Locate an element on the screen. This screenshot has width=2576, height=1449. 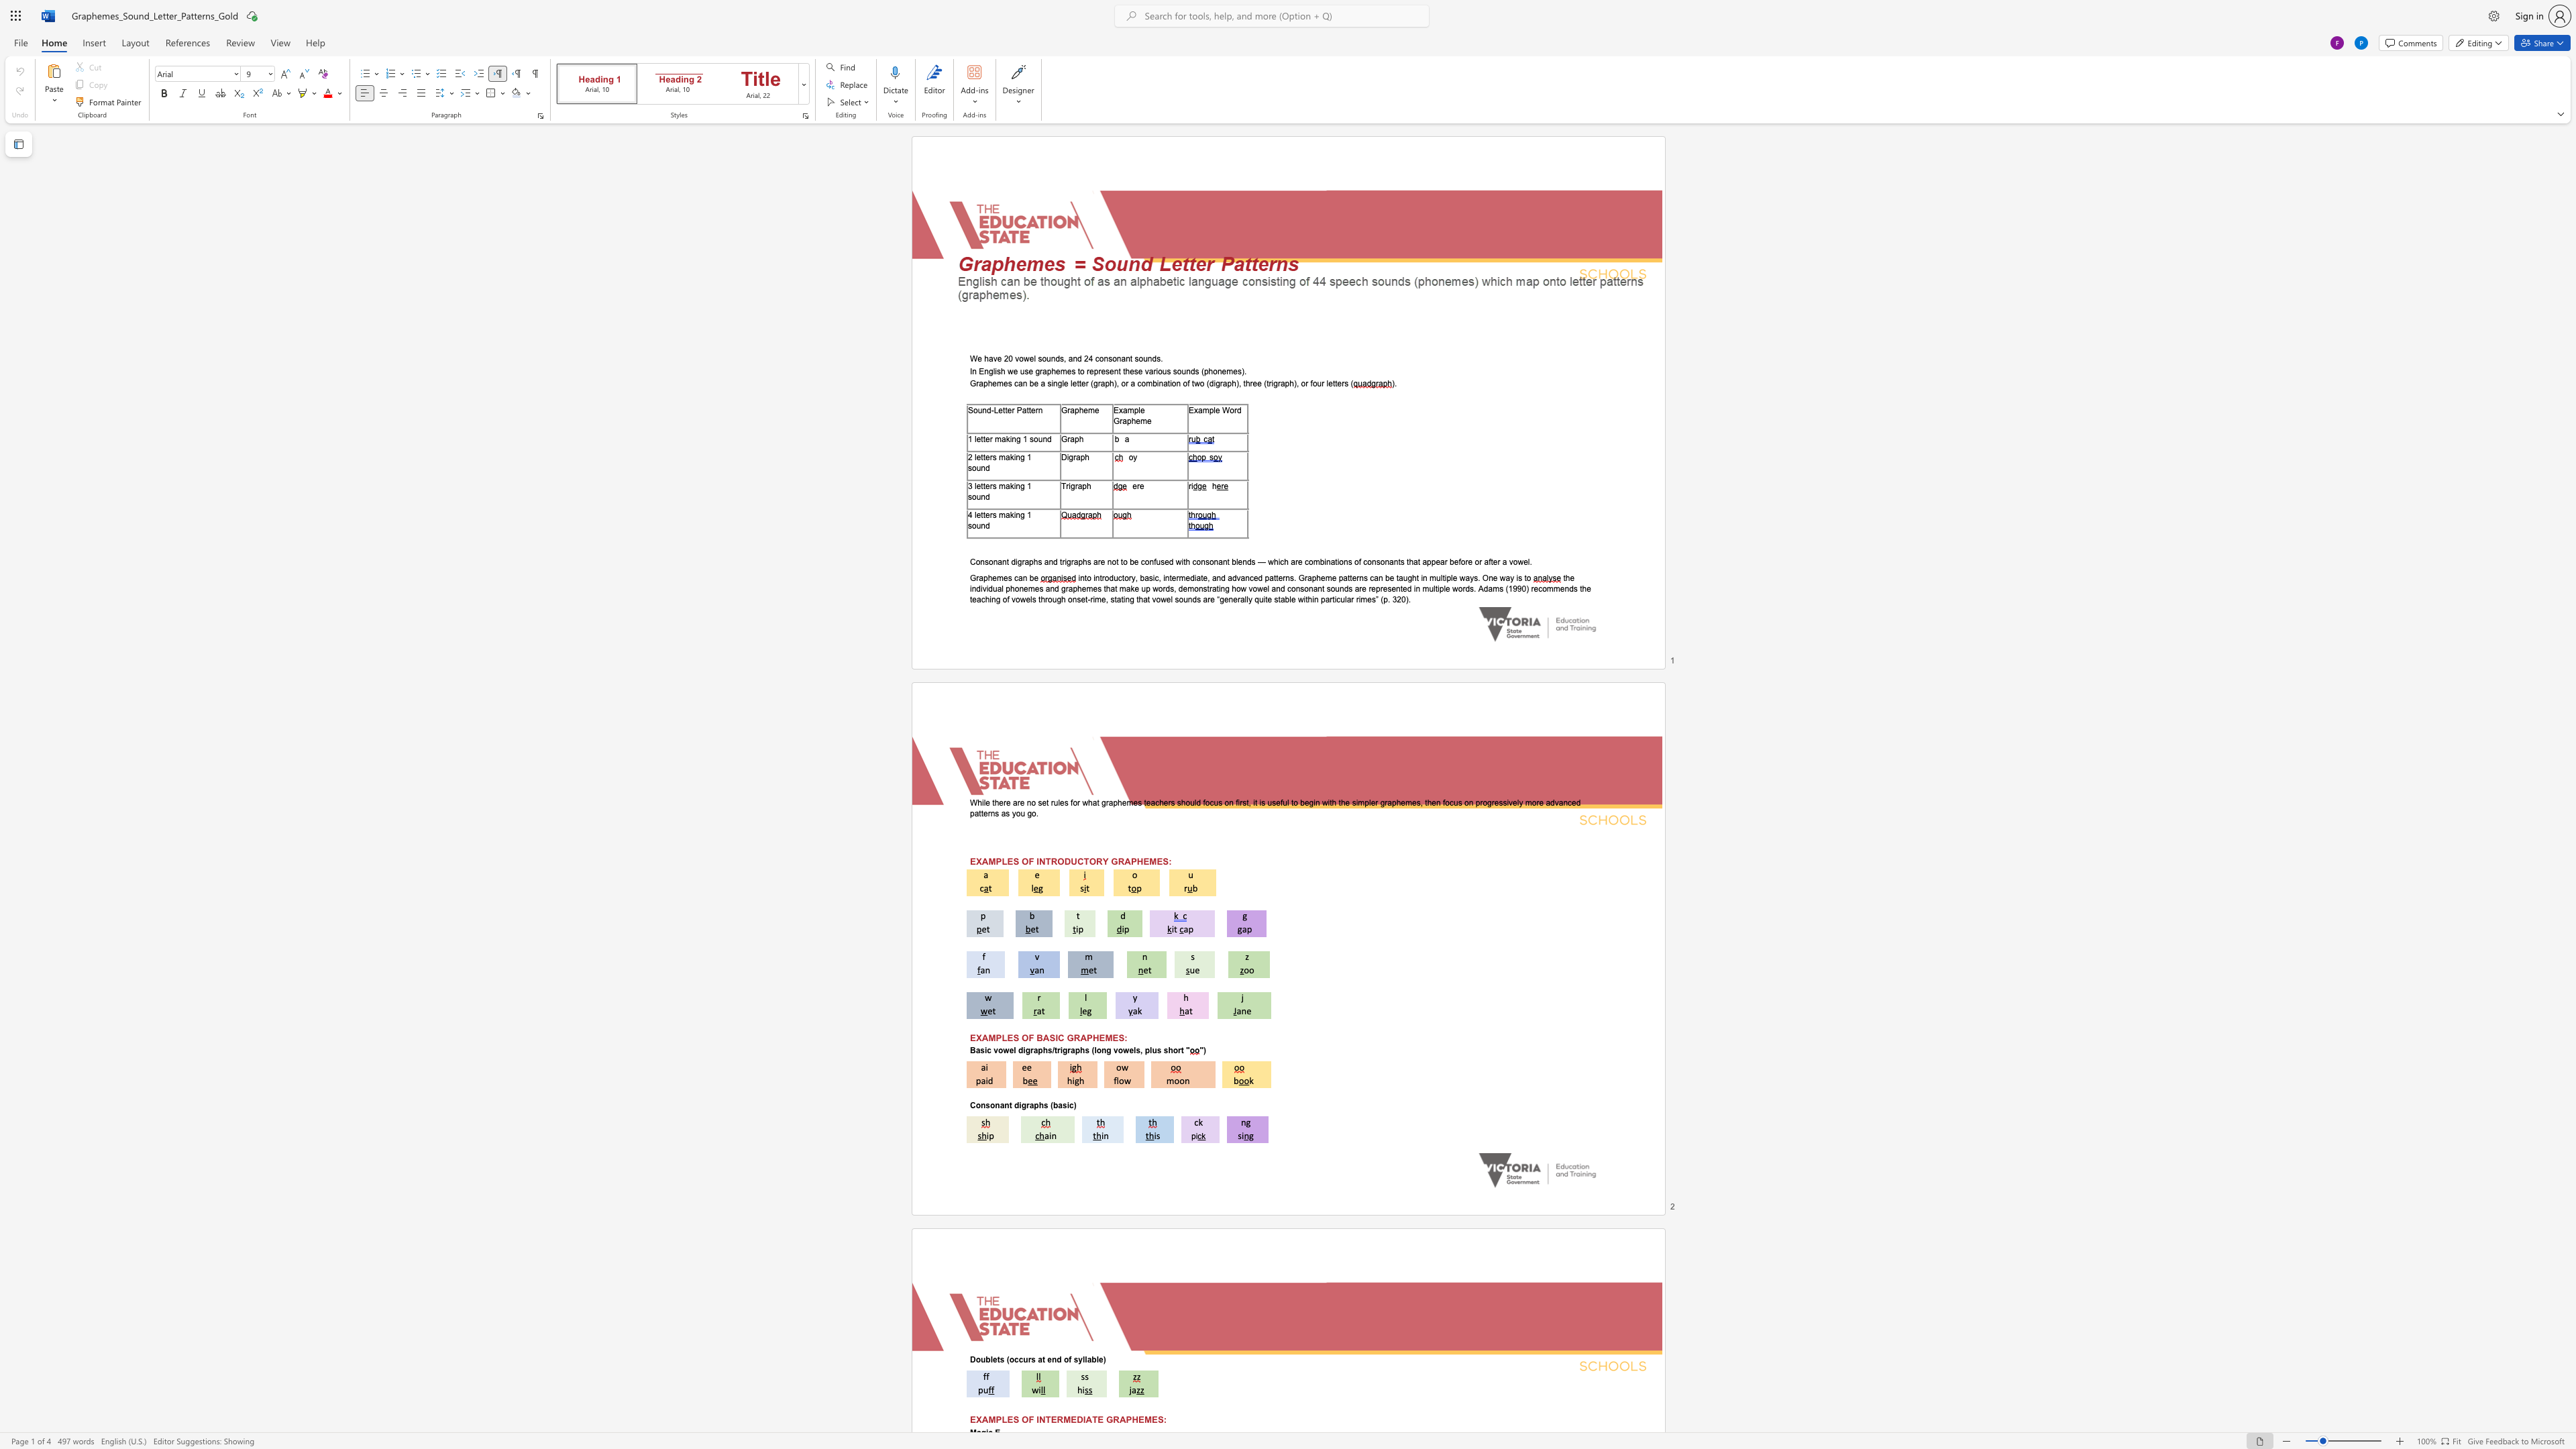
the subset text "es, then focus on progressively more advanced patterns as yo" within the text "While there are no set rules for what graphemes teachers should focus on first, it is useful to begin with the simpler graphemes, then focus on progressively more advanced patterns as you go" is located at coordinates (1412, 802).